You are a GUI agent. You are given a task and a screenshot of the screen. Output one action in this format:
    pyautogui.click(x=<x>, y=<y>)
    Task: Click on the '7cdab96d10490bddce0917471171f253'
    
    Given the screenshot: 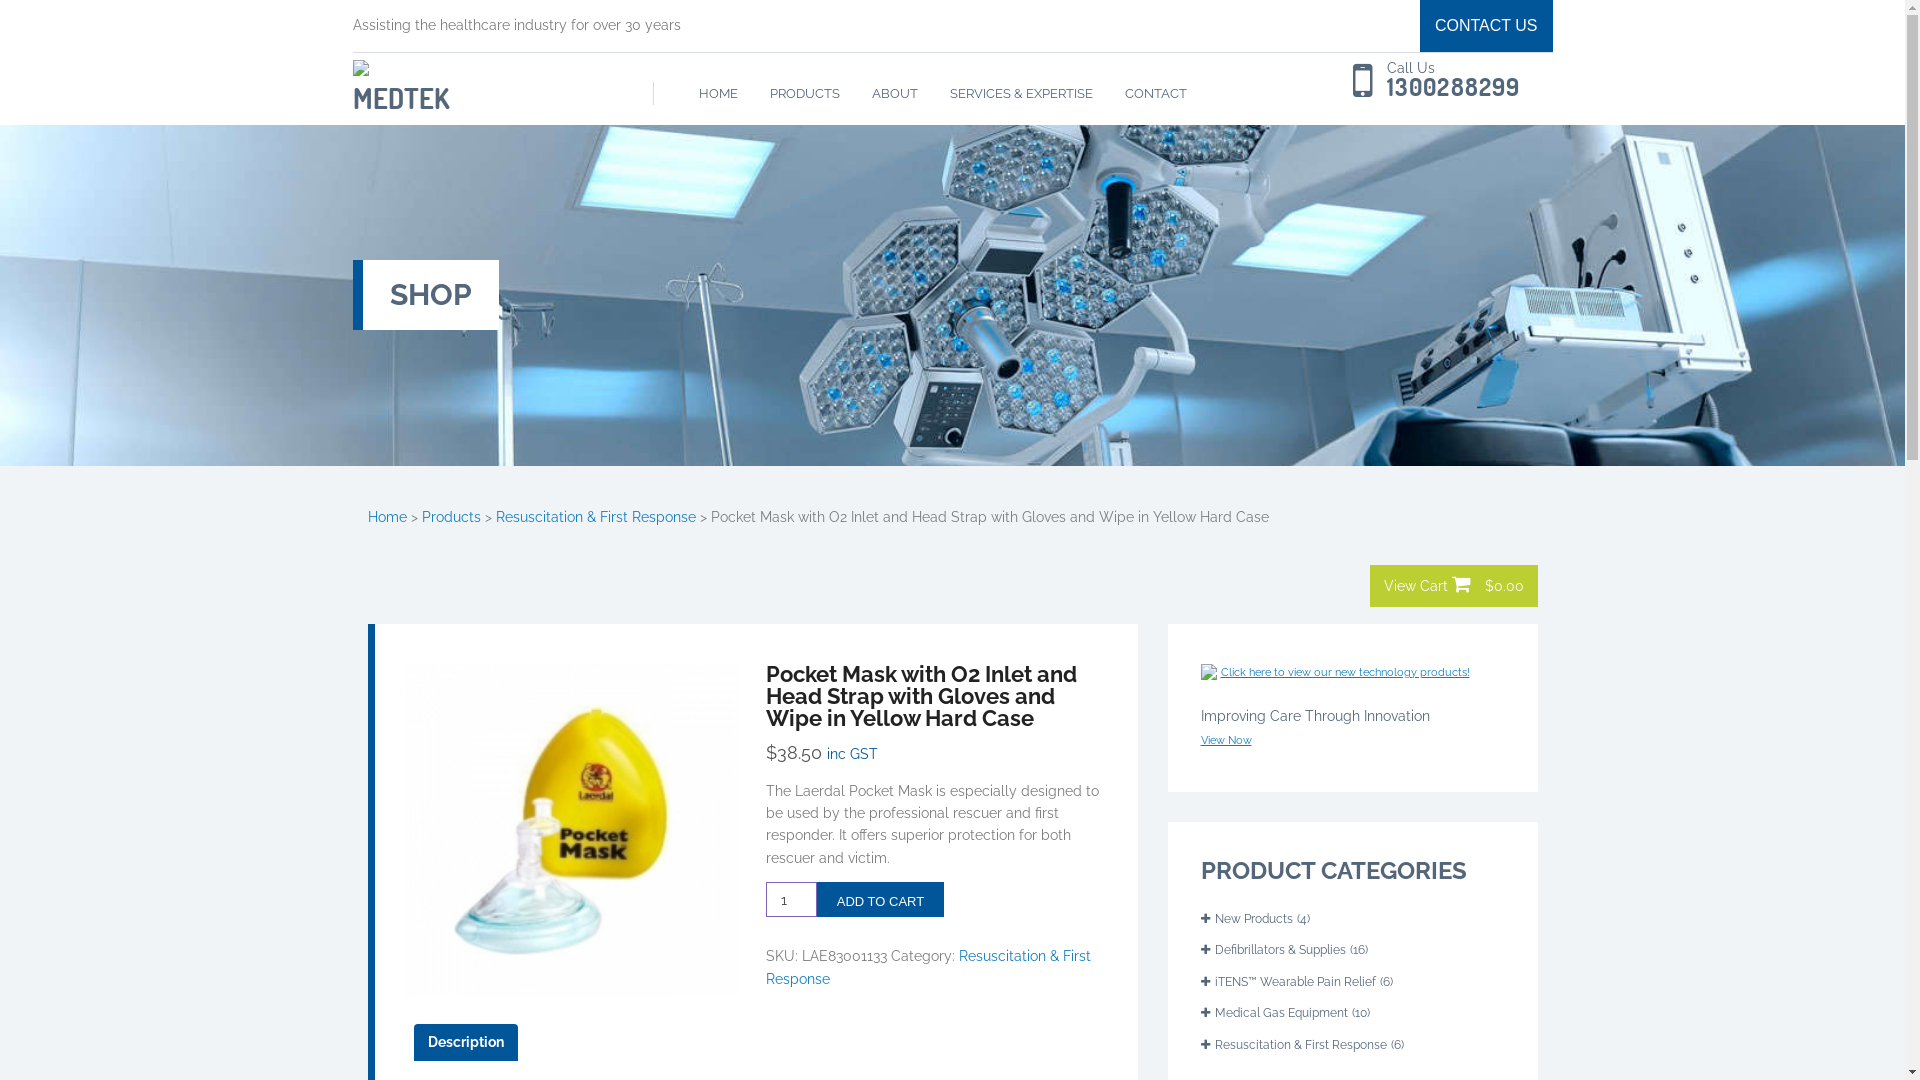 What is the action you would take?
    pyautogui.click(x=570, y=829)
    